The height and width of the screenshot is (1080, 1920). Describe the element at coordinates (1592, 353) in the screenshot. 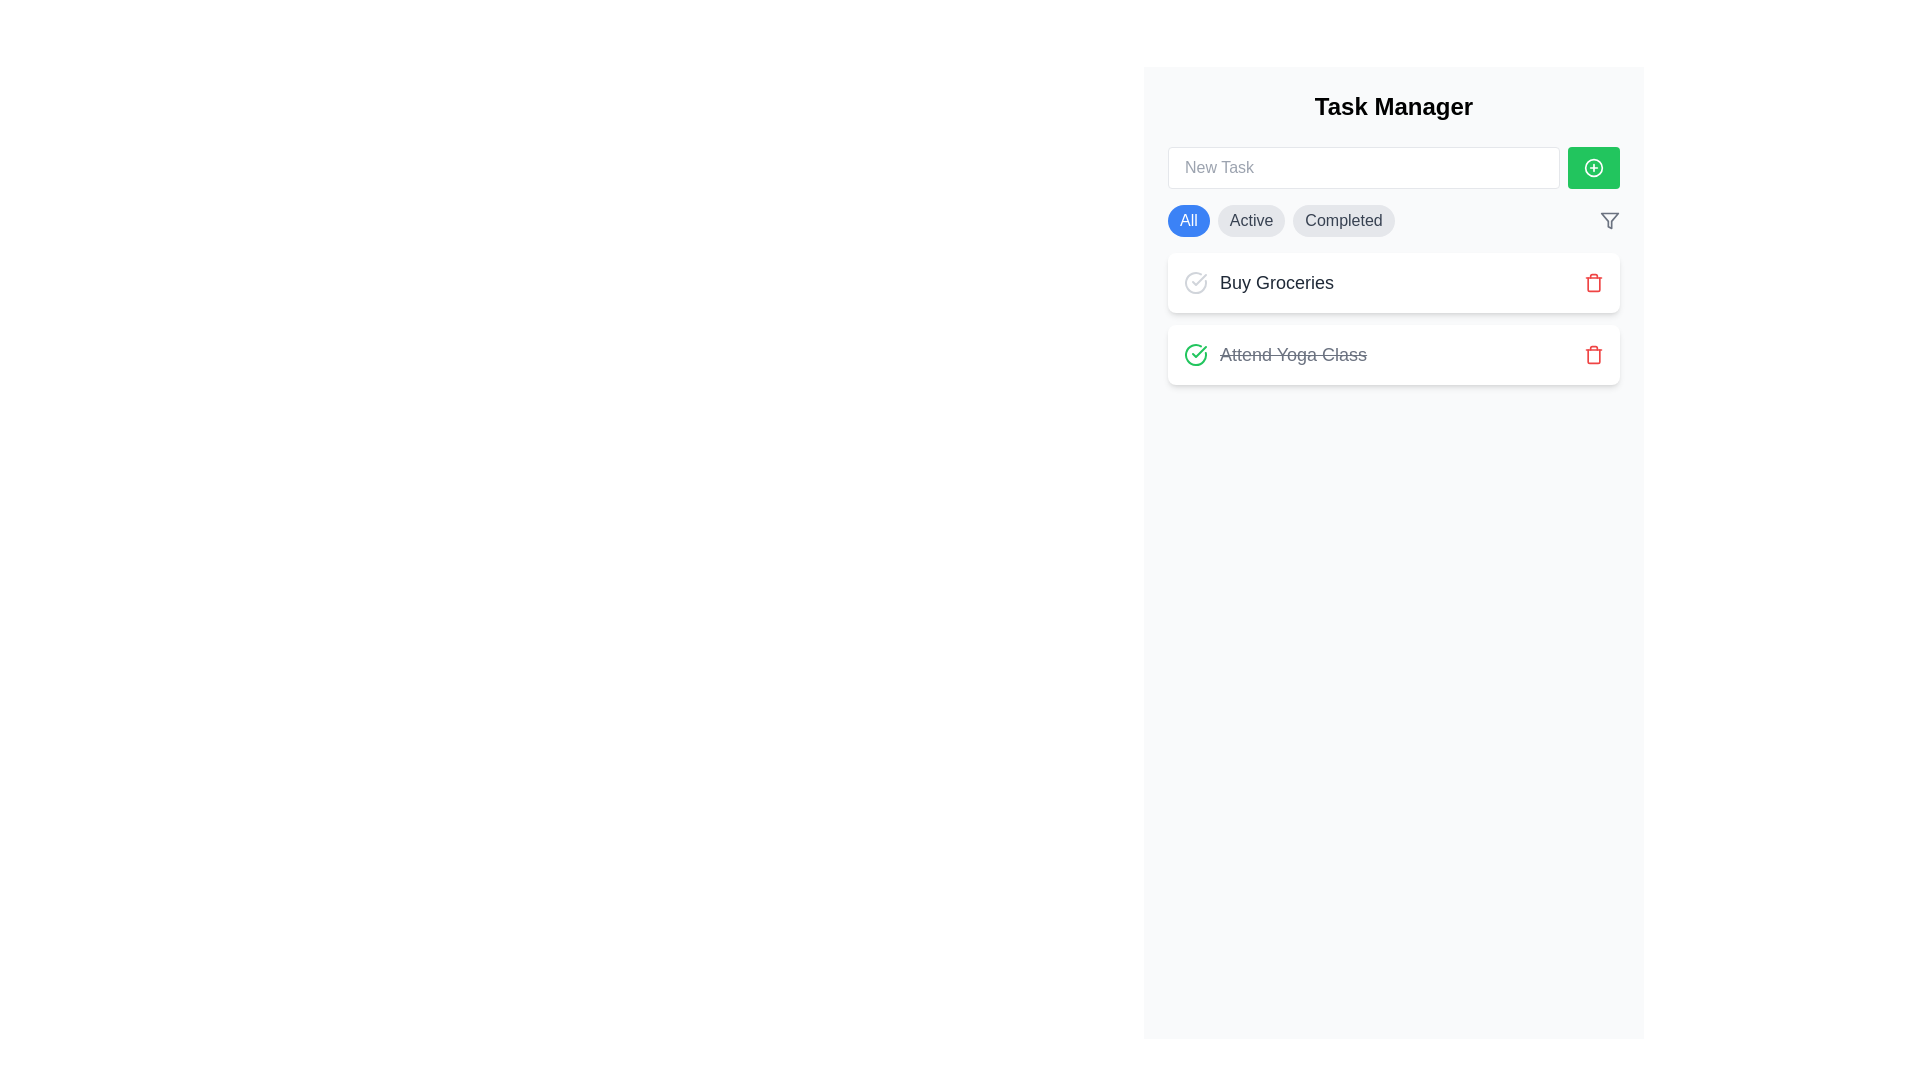

I see `the red trash can icon button located at the far right of the 'Attend Yoga Class' task card` at that location.